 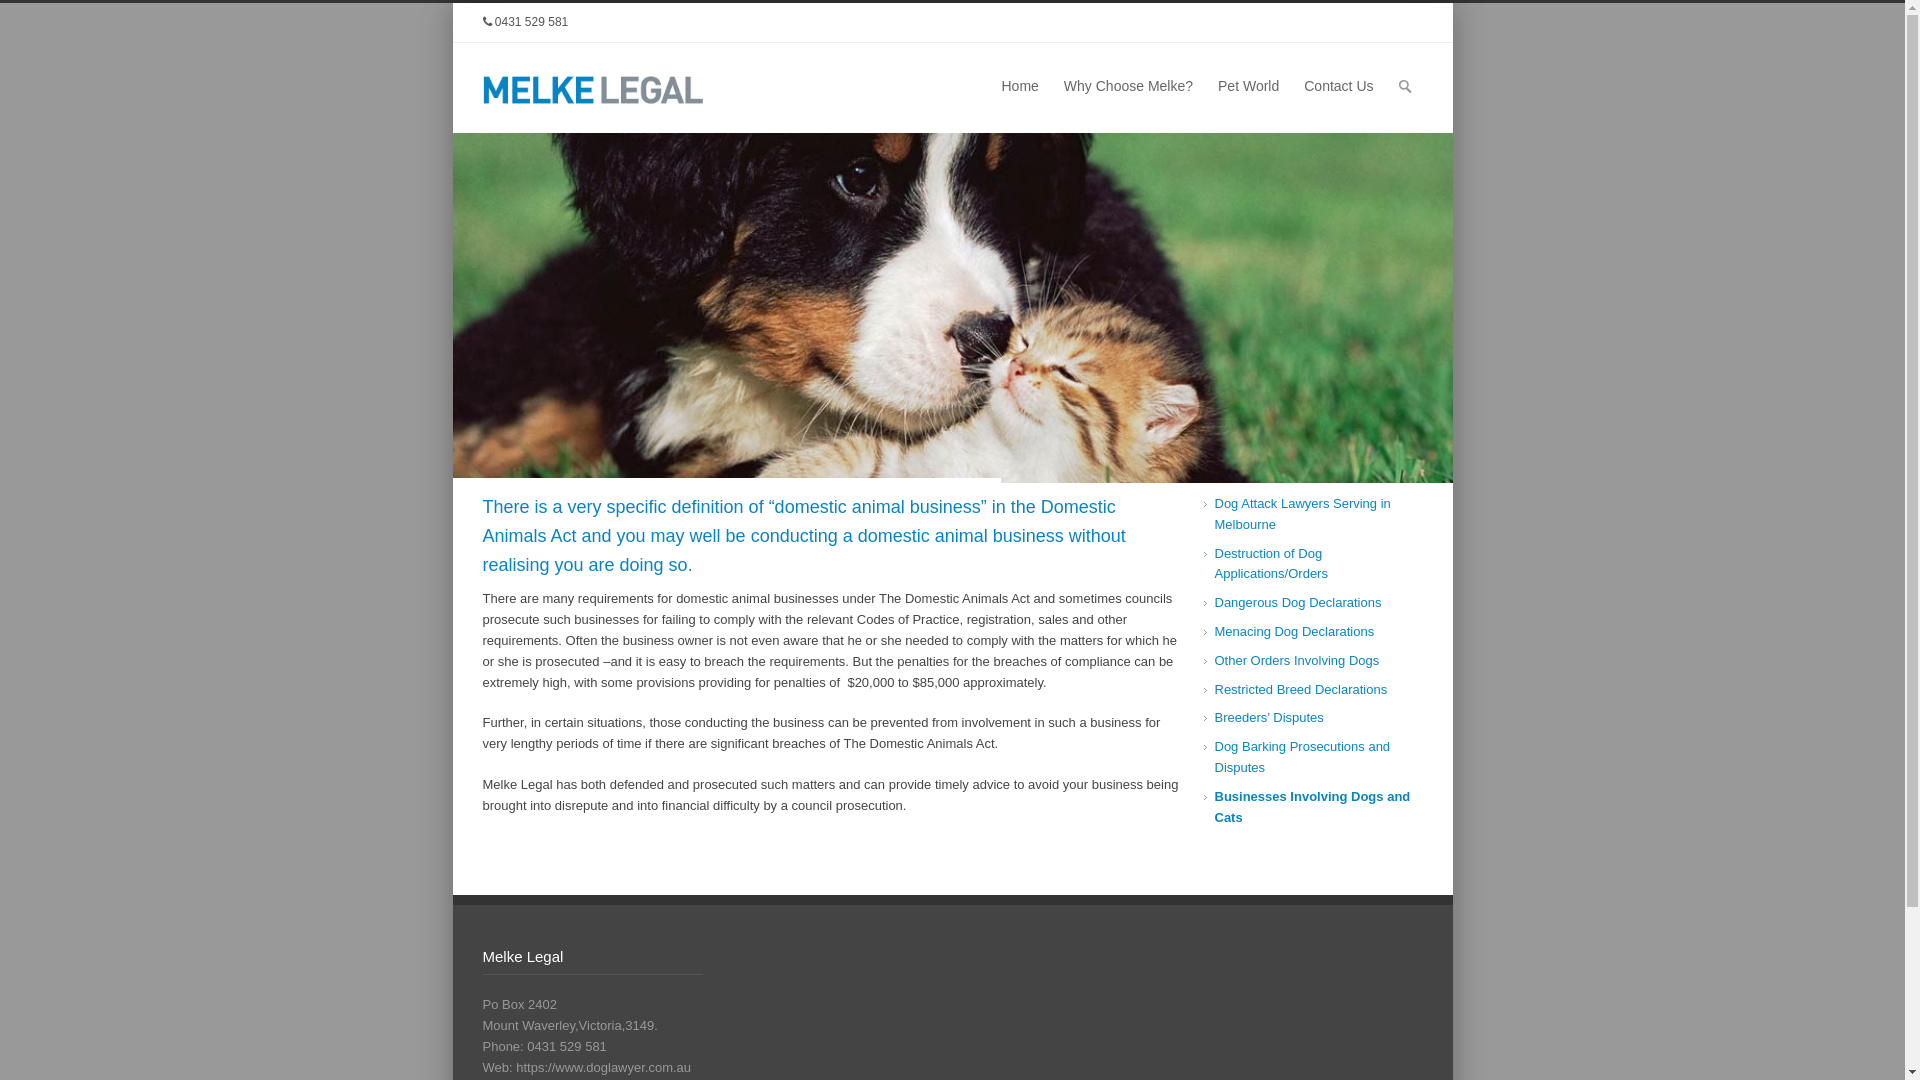 I want to click on 'Restricted Breed Declarations', so click(x=1300, y=688).